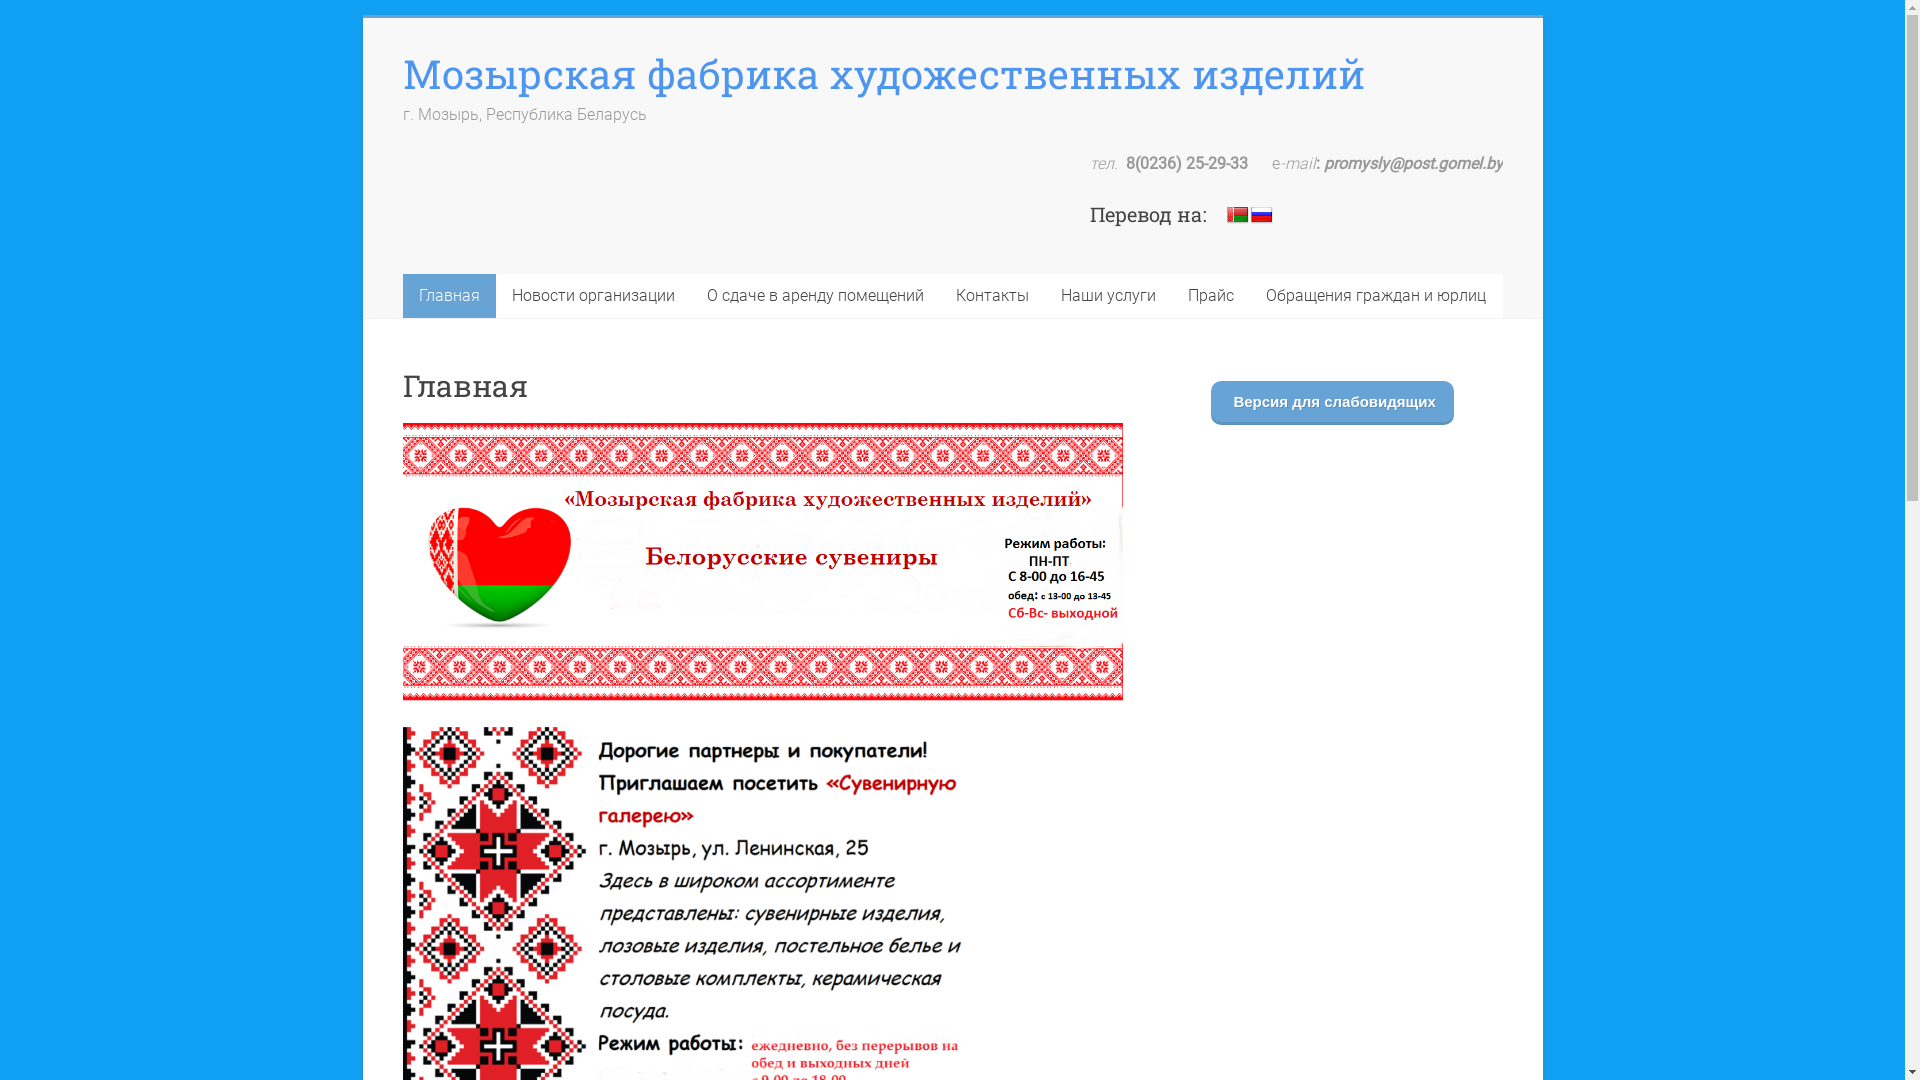 The image size is (1920, 1080). Describe the element at coordinates (1237, 215) in the screenshot. I see `'Belarusian'` at that location.